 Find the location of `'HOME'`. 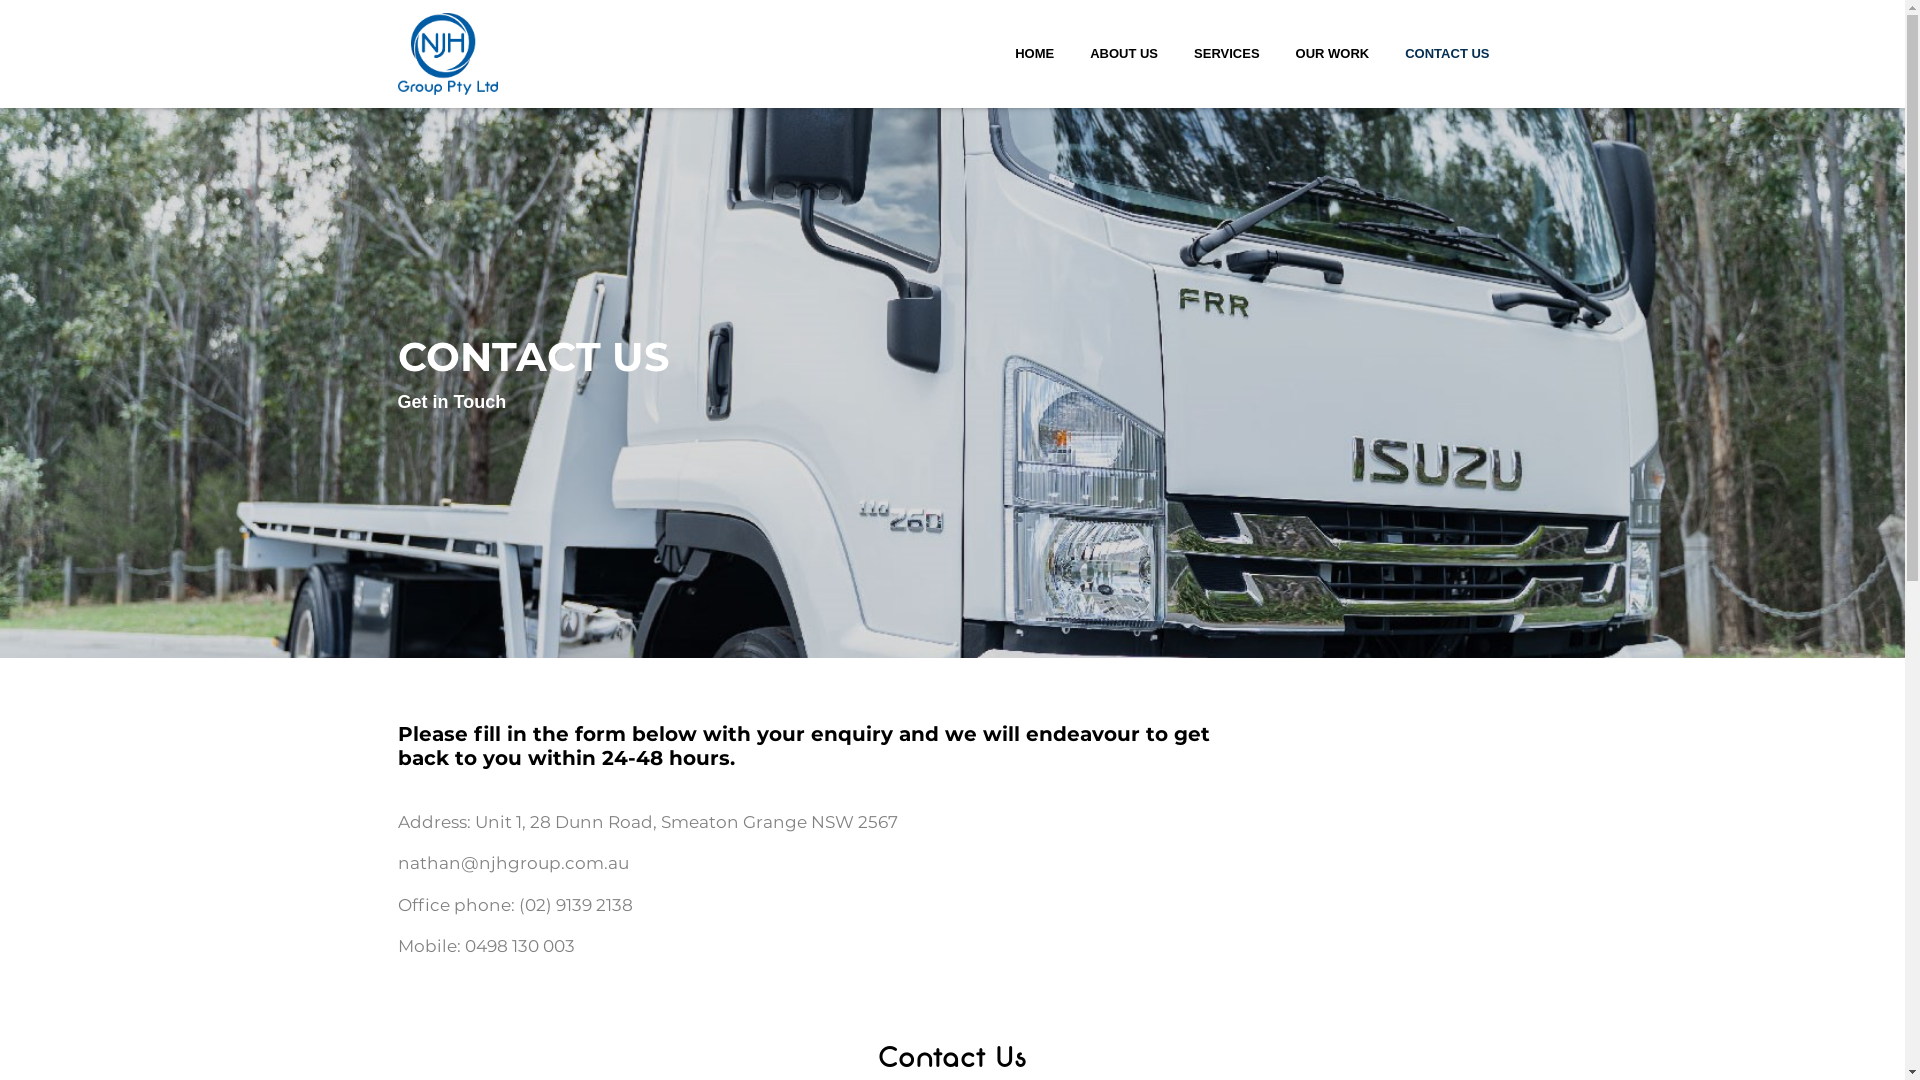

'HOME' is located at coordinates (1034, 53).